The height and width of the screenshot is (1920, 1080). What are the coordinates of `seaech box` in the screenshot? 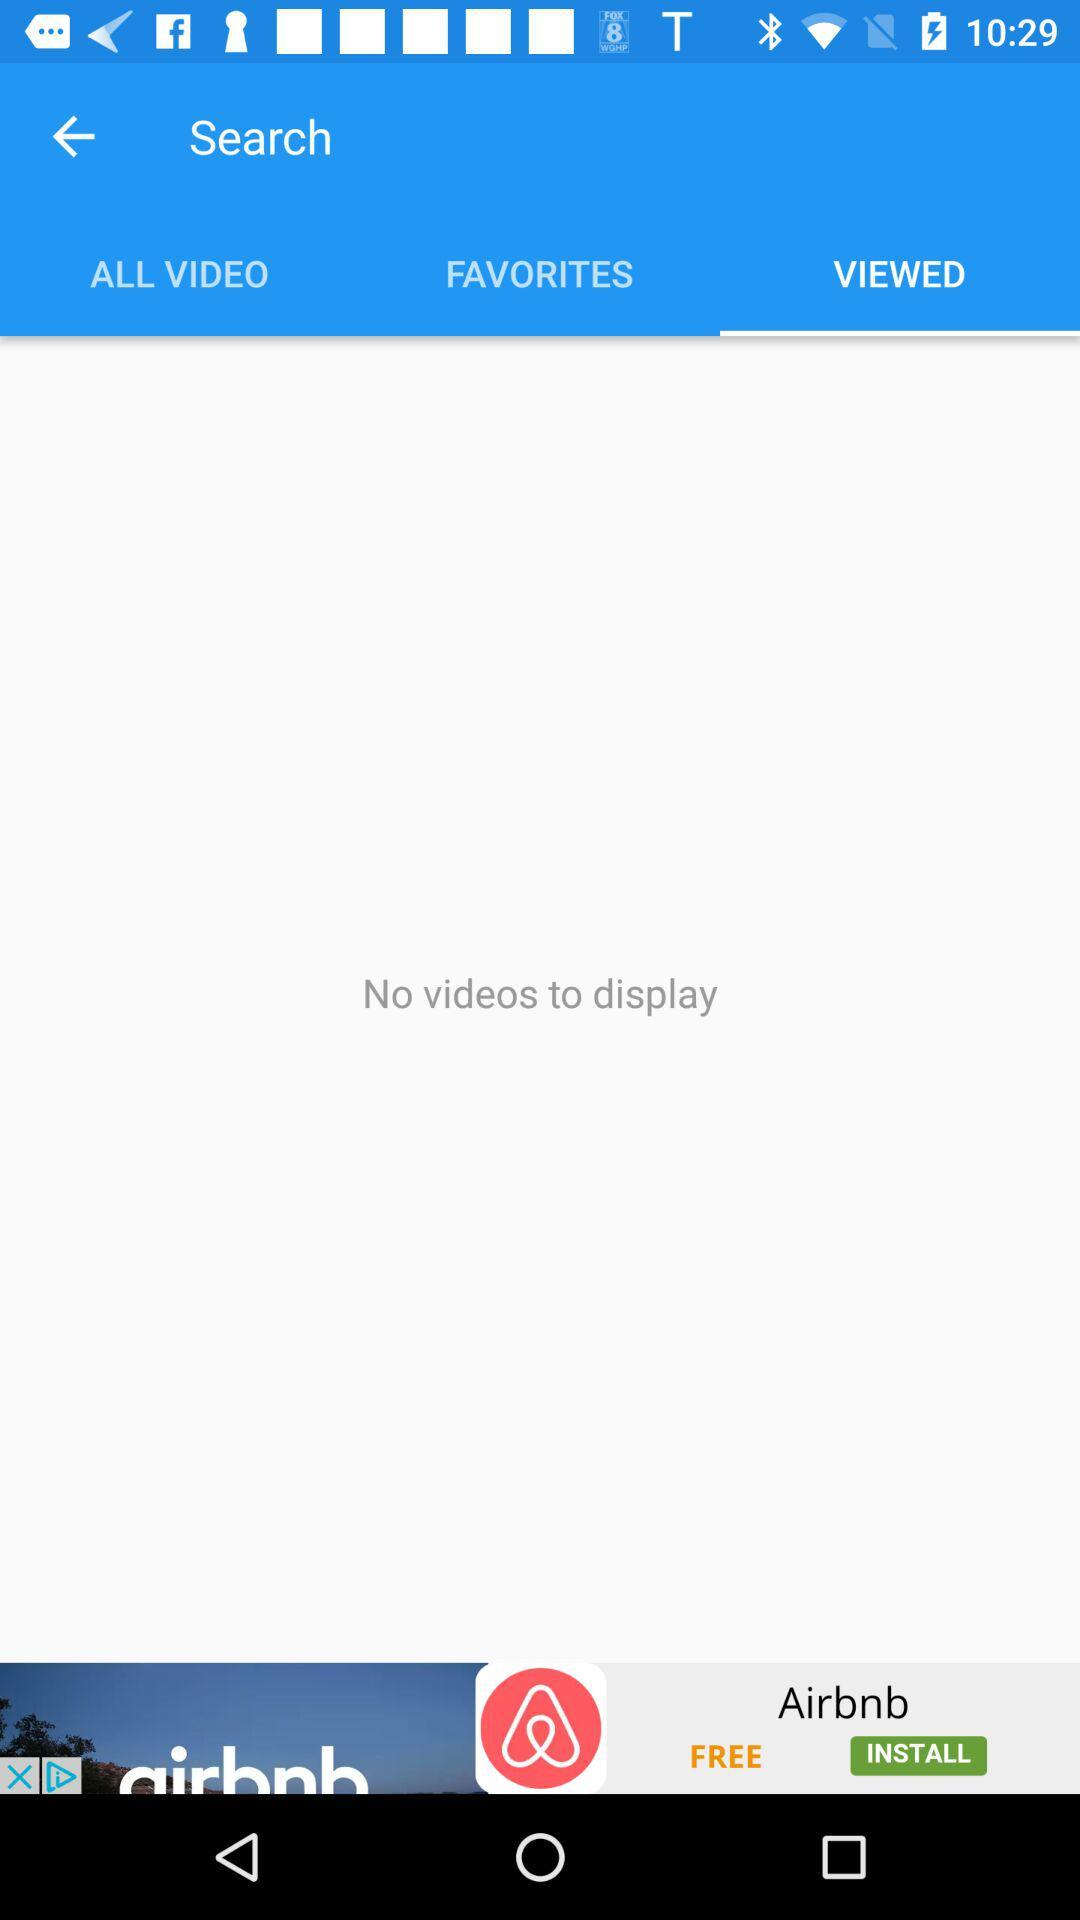 It's located at (567, 135).